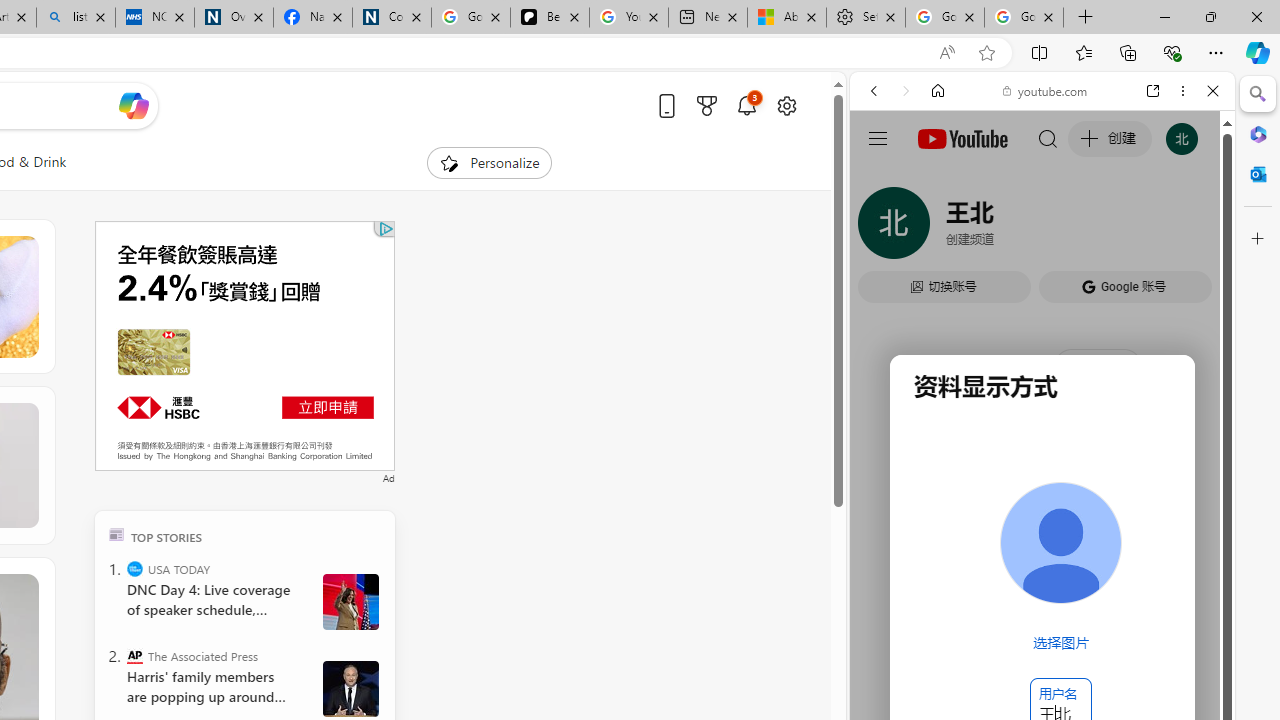 This screenshot has height=720, width=1280. I want to click on 'youtube.com', so click(1045, 91).